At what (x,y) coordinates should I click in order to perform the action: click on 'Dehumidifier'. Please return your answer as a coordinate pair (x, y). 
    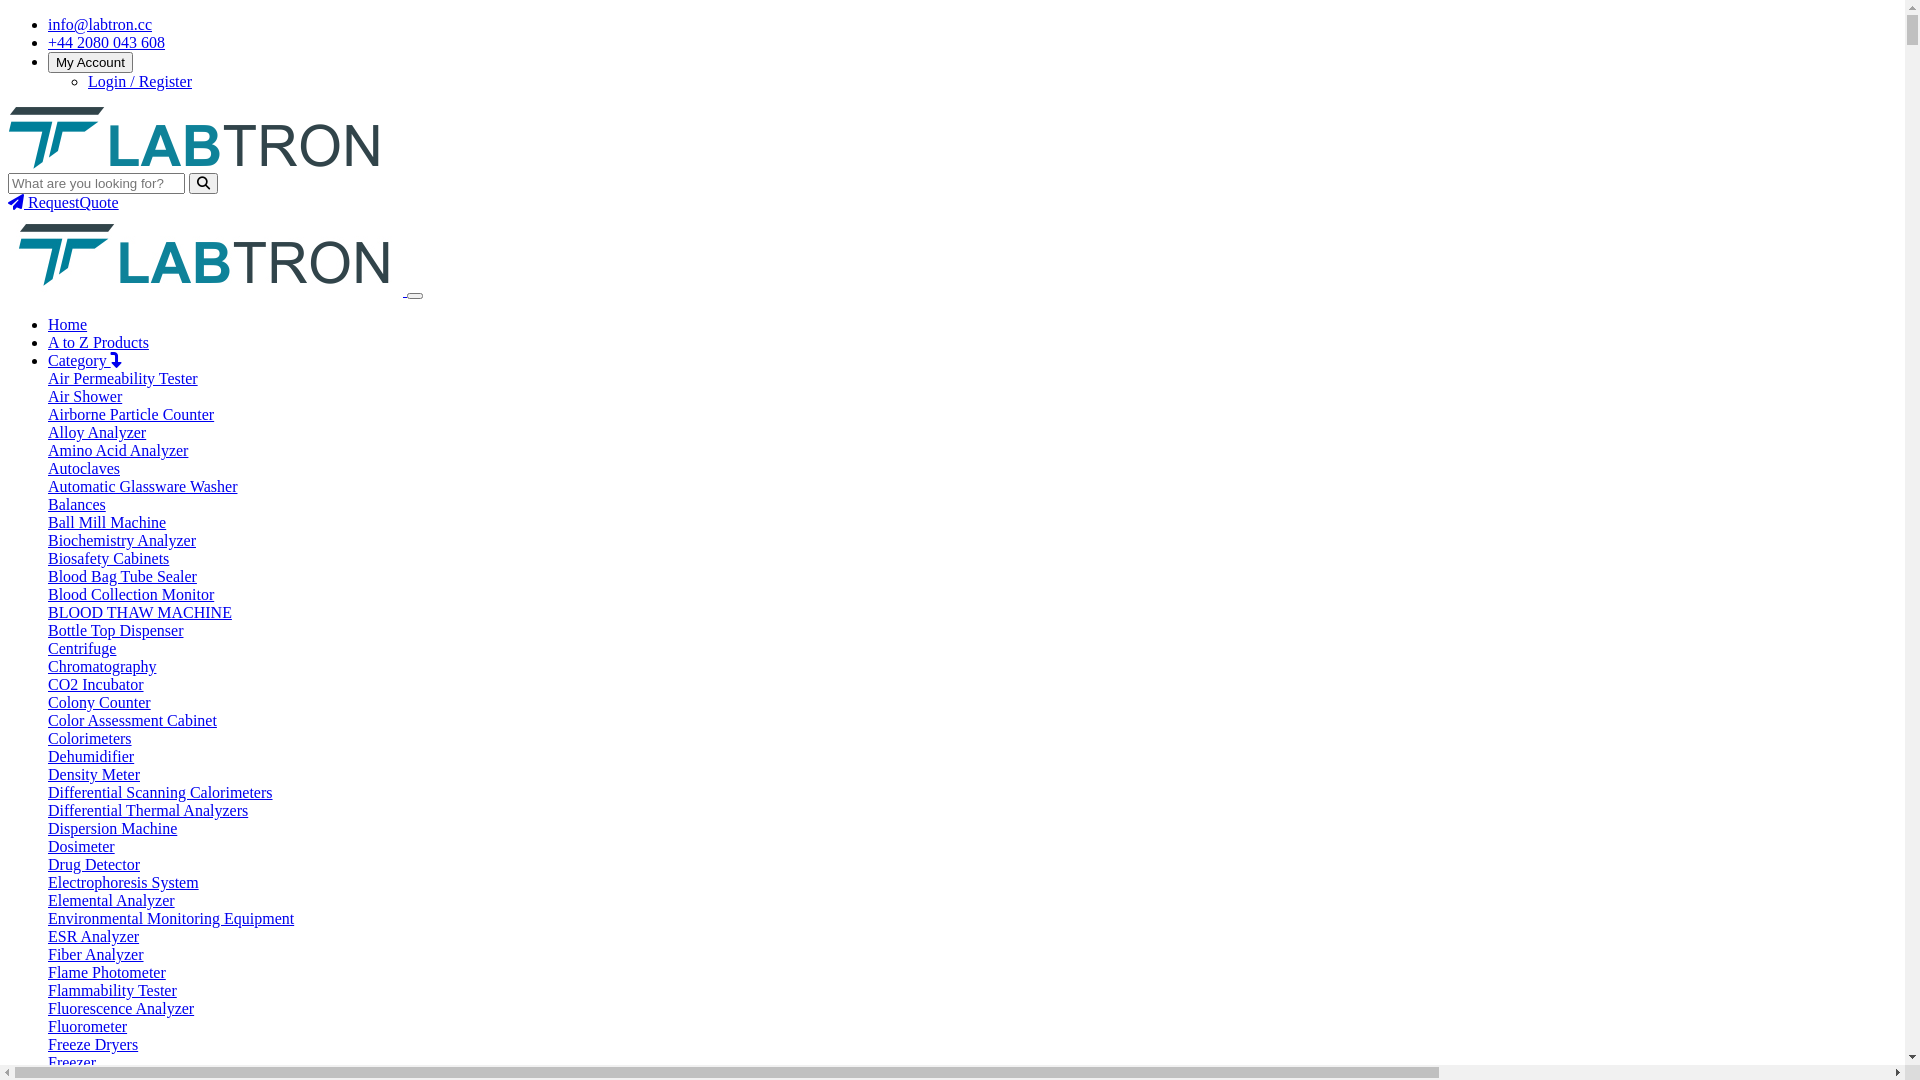
    Looking at the image, I should click on (90, 756).